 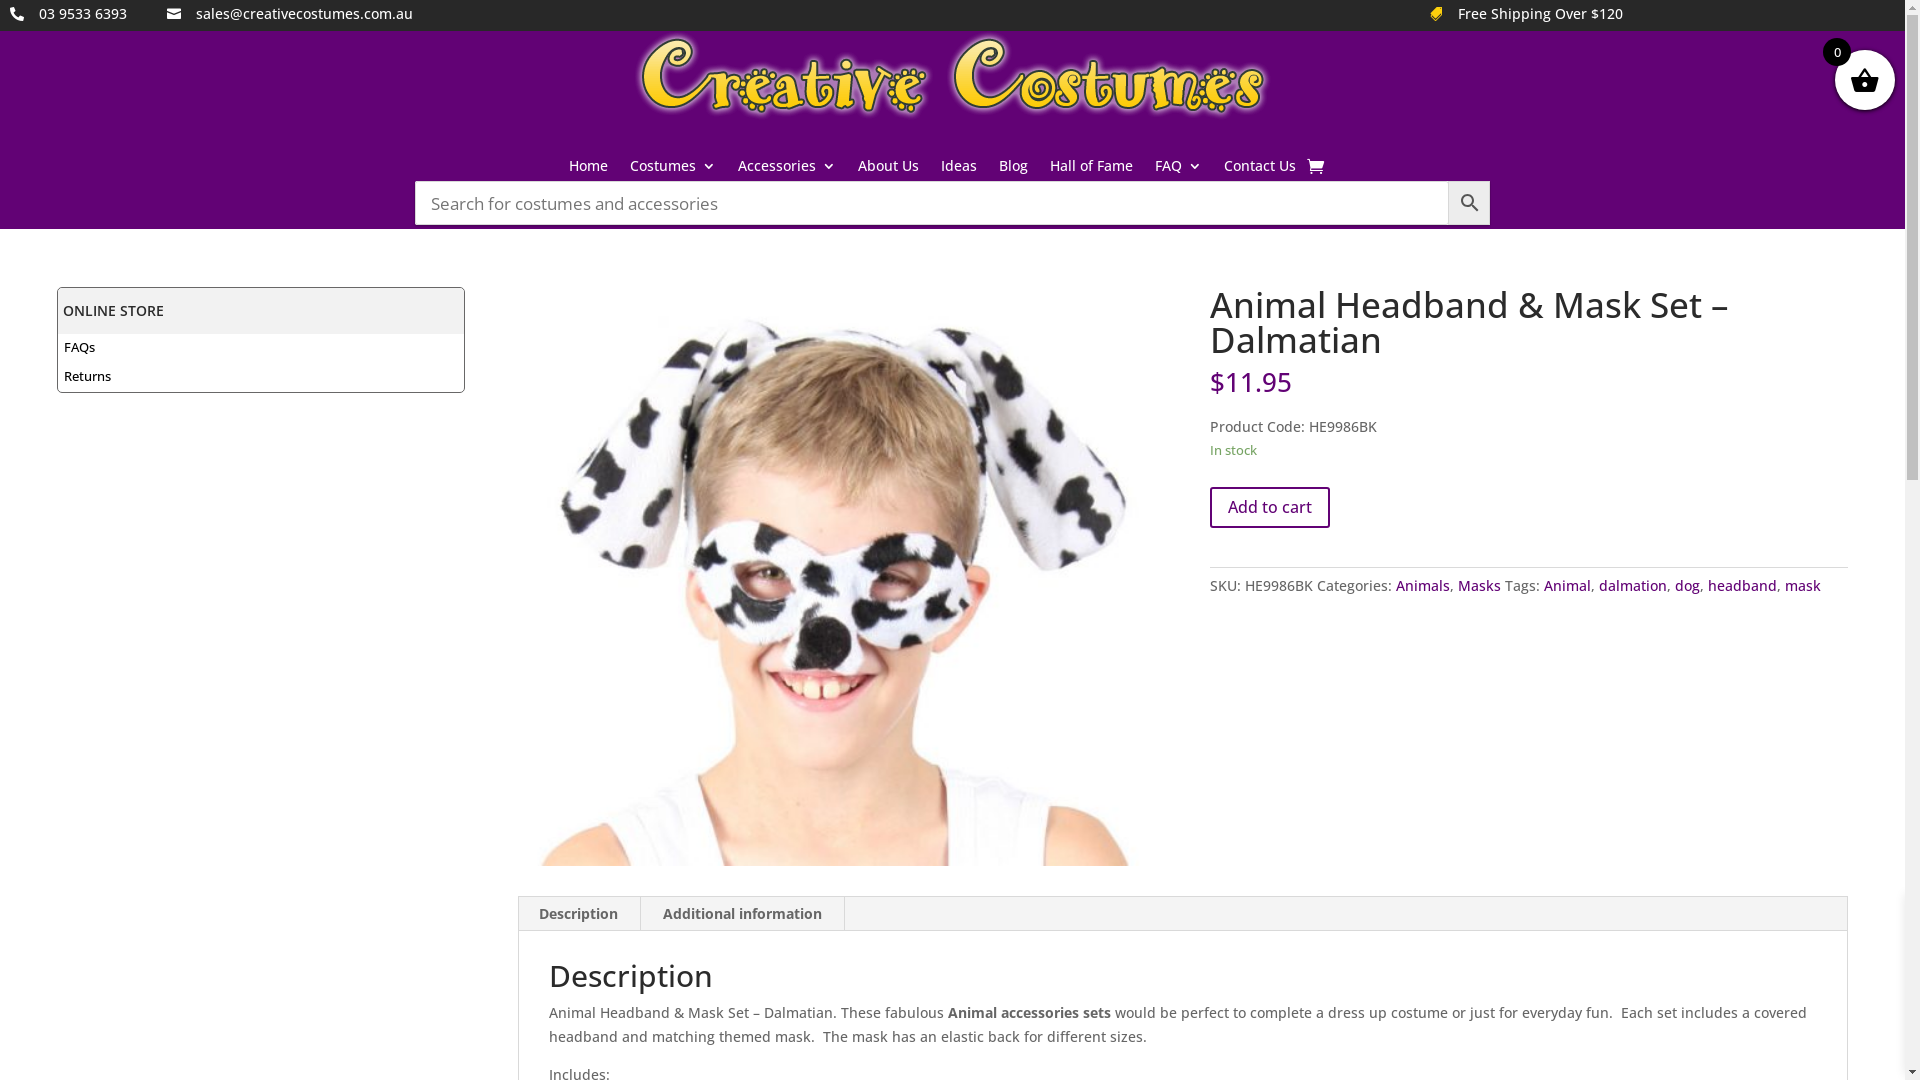 What do you see at coordinates (1543, 585) in the screenshot?
I see `'Animal'` at bounding box center [1543, 585].